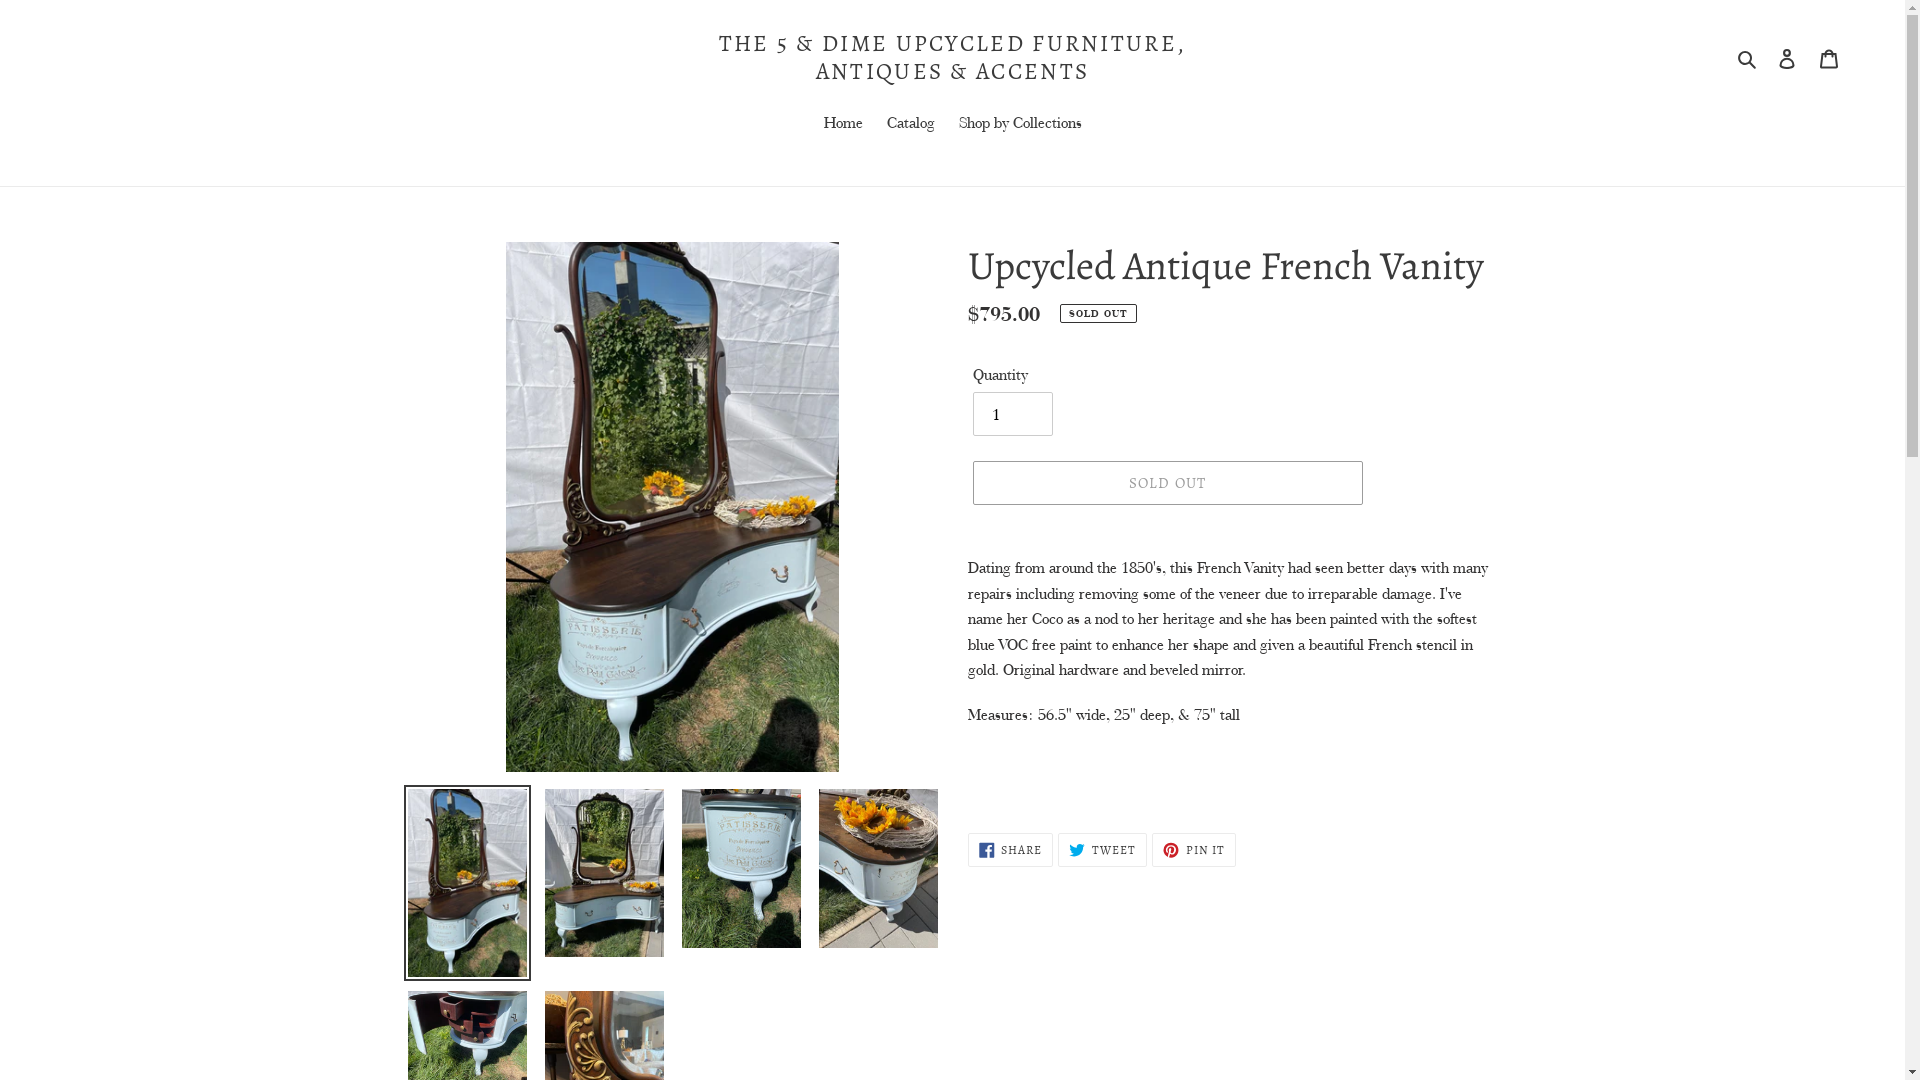 This screenshot has width=1920, height=1080. I want to click on 'SHARE, so click(1011, 849).